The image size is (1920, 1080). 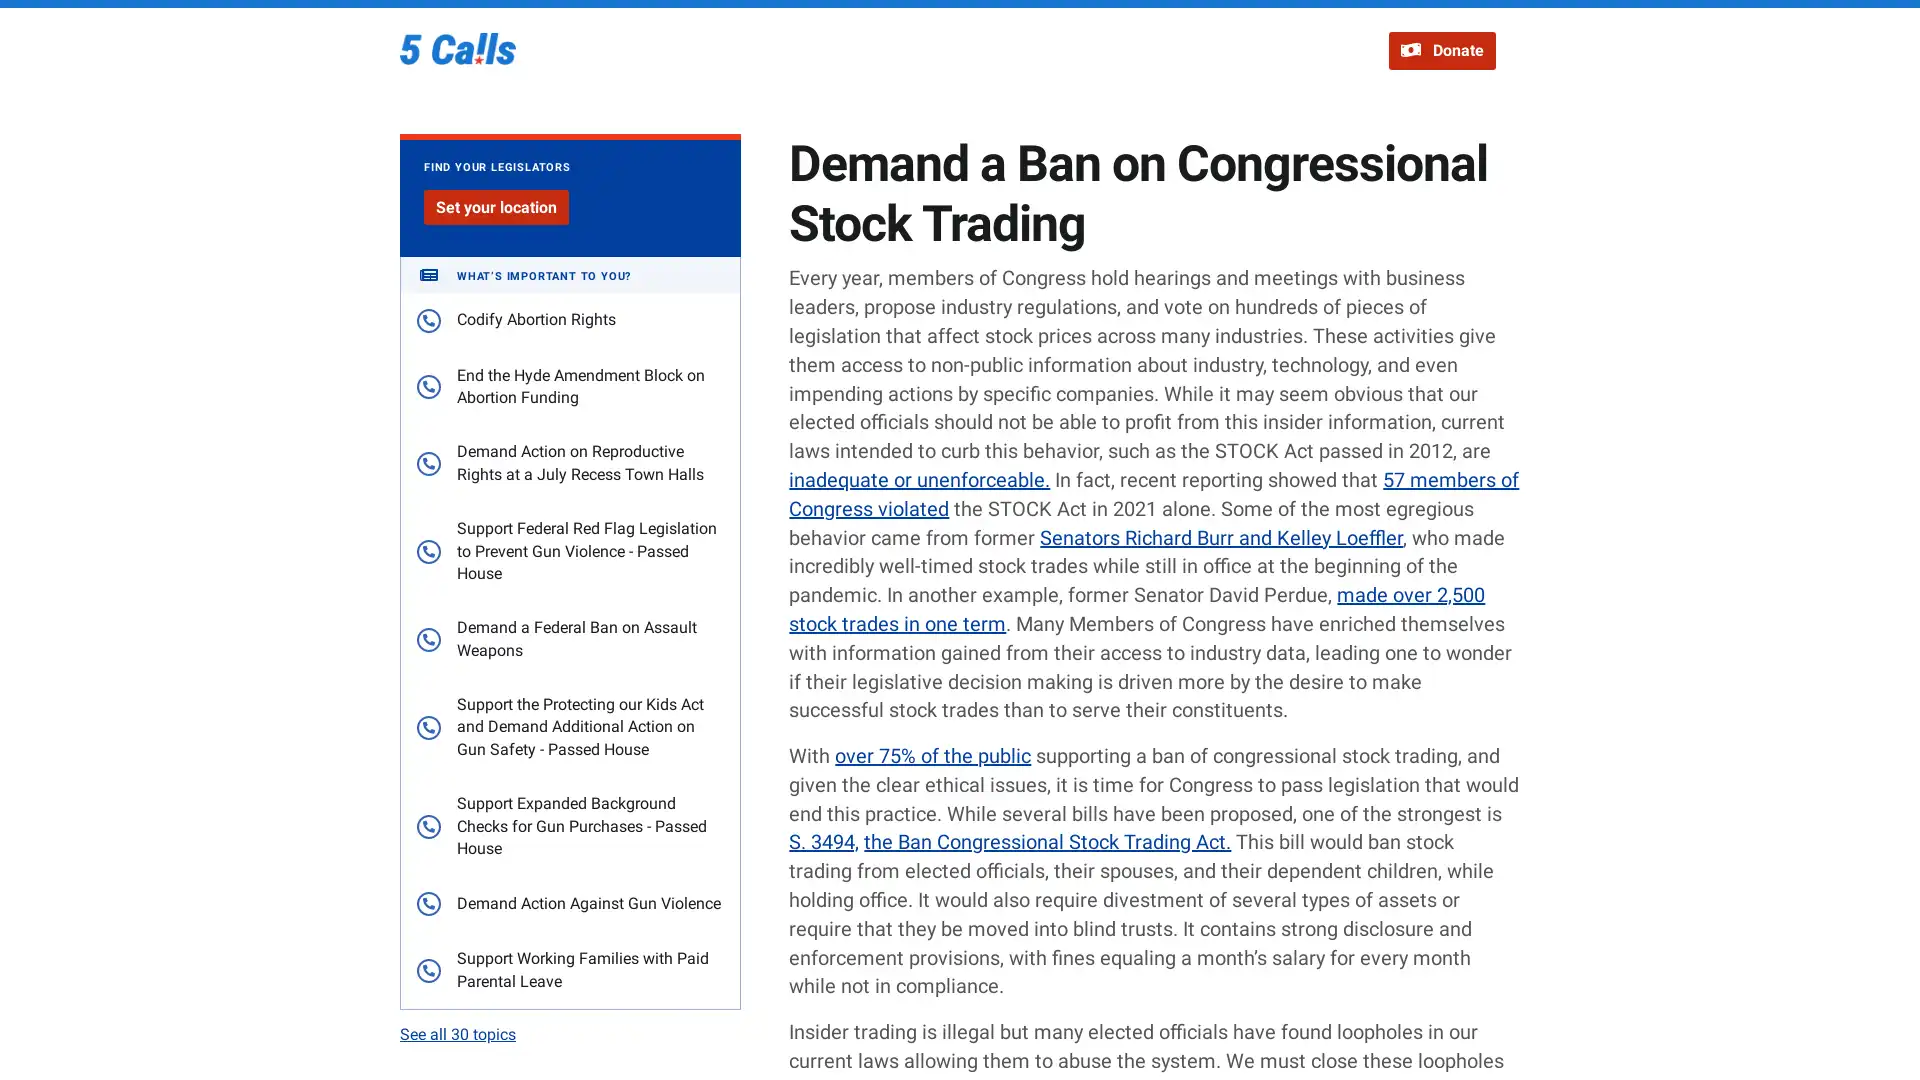 I want to click on Set your location, so click(x=496, y=207).